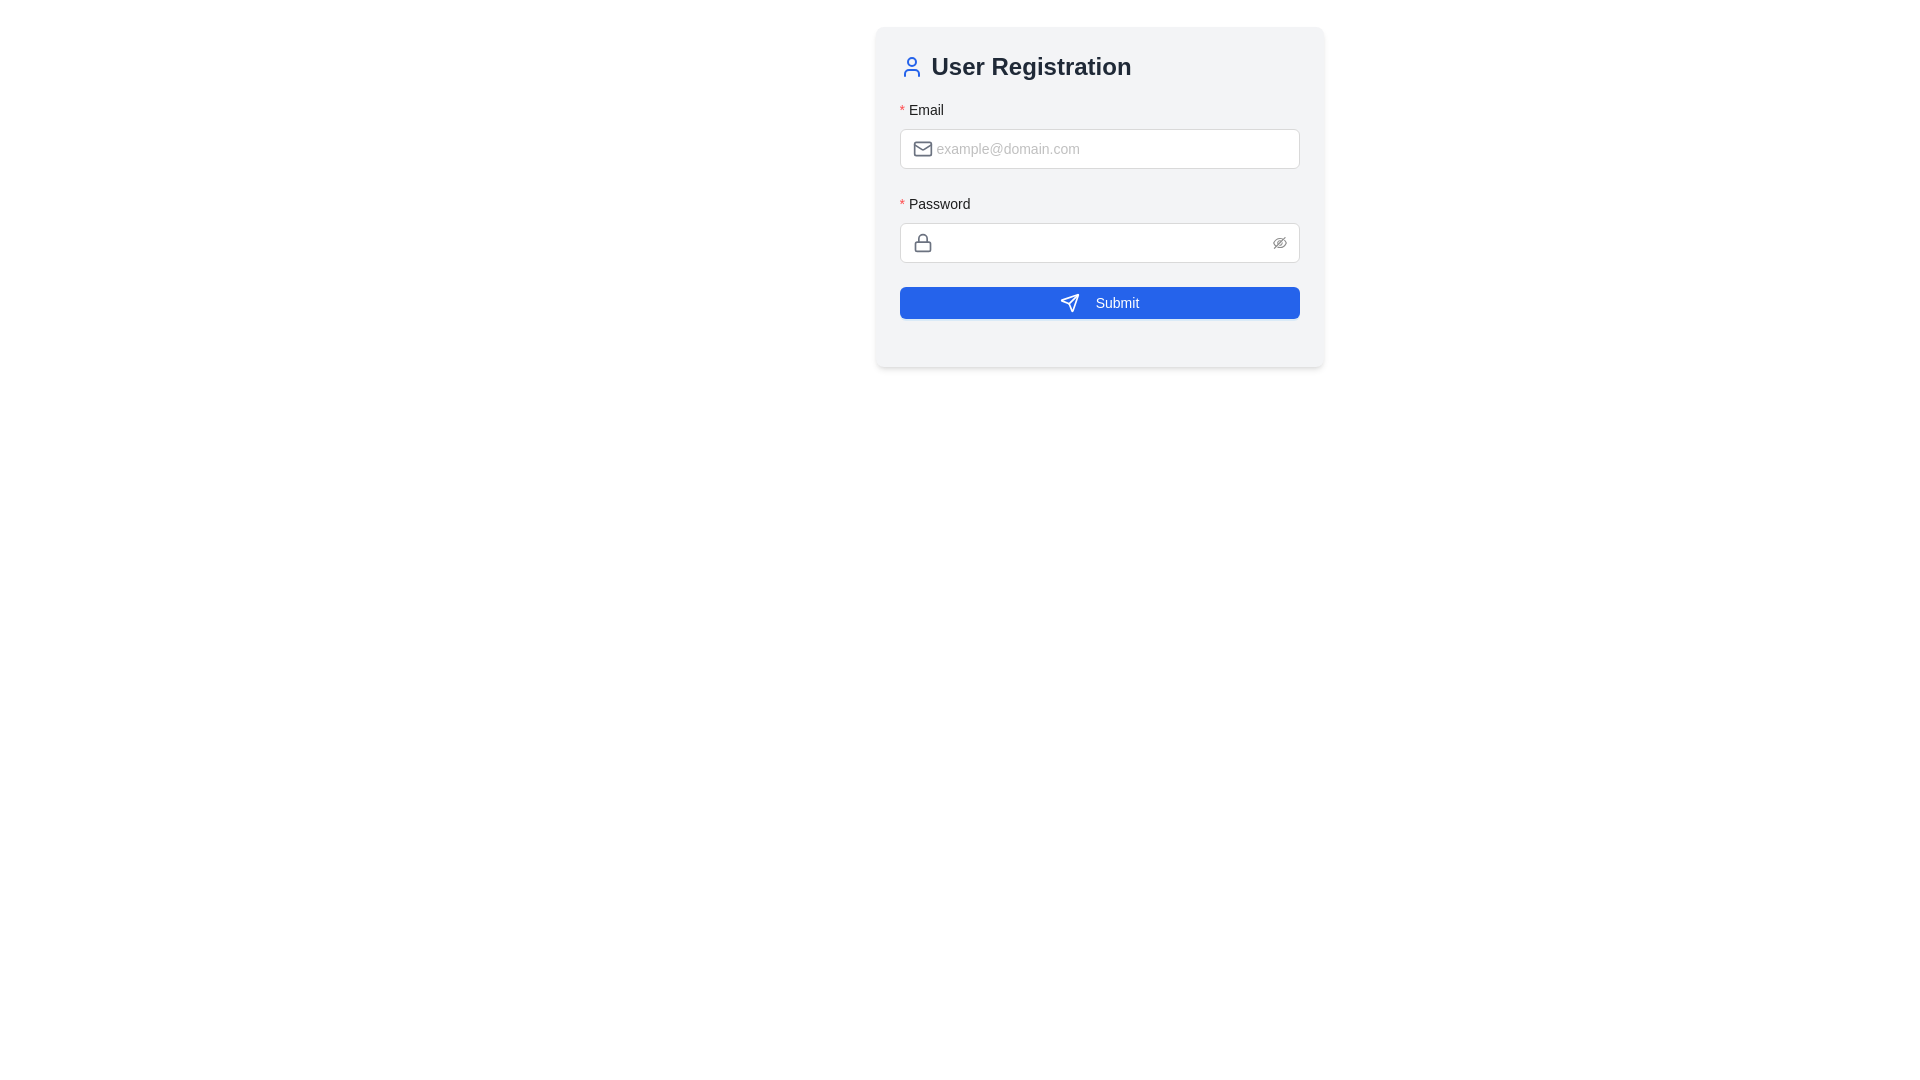 This screenshot has width=1920, height=1080. What do you see at coordinates (1098, 303) in the screenshot?
I see `the 'Submit' button` at bounding box center [1098, 303].